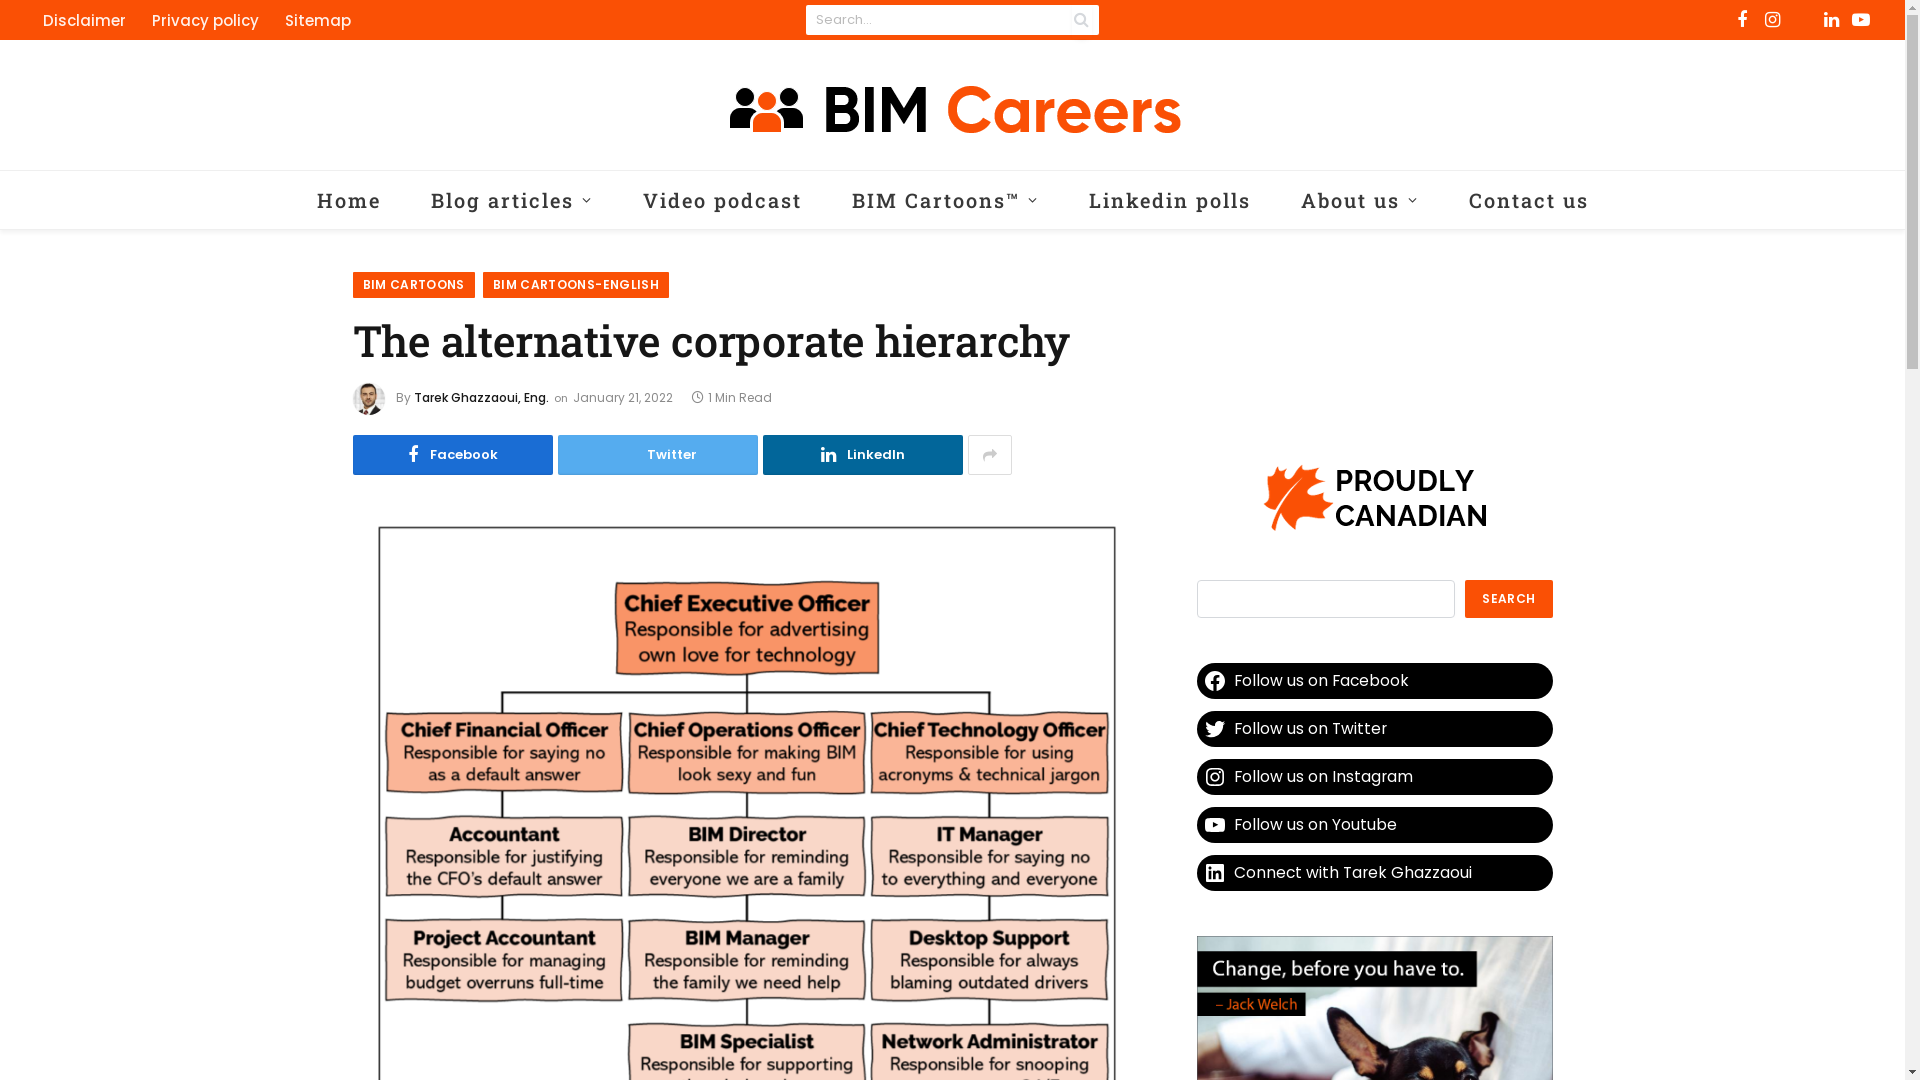  Describe the element at coordinates (83, 19) in the screenshot. I see `'Disclaimer'` at that location.